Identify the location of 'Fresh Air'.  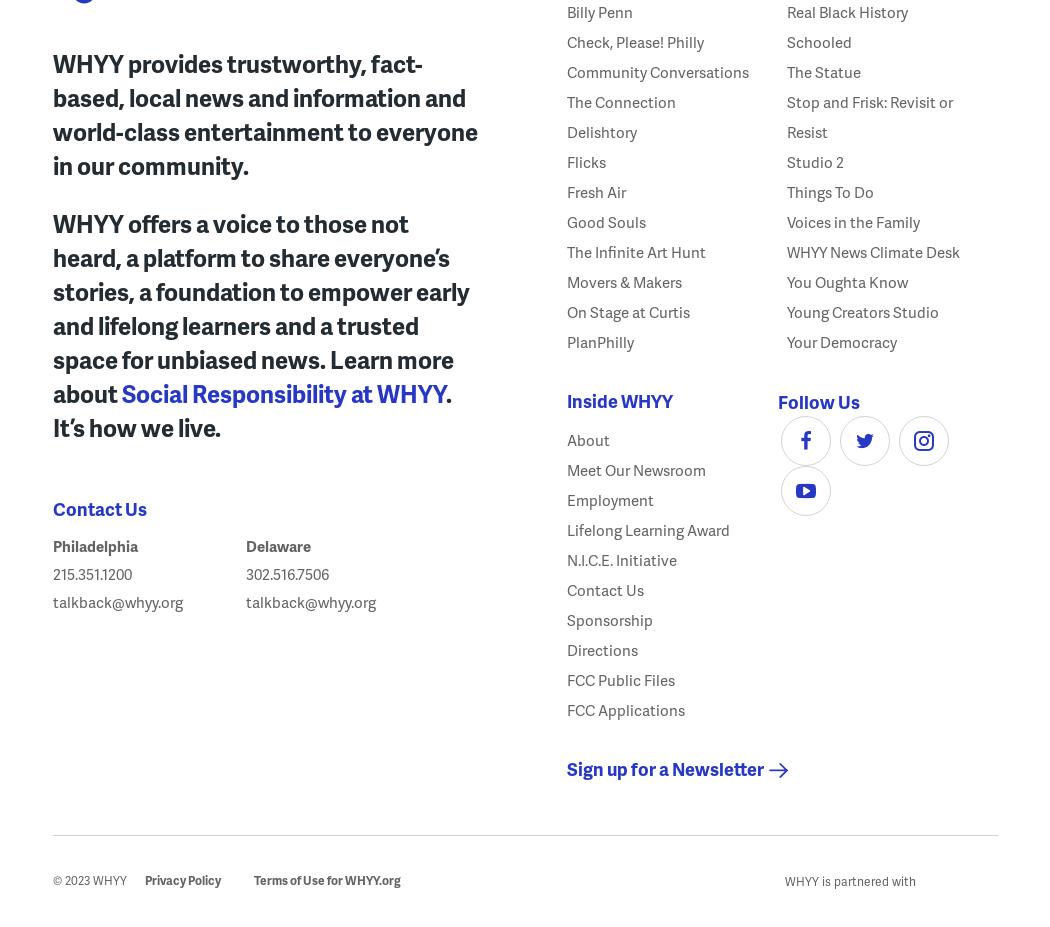
(595, 190).